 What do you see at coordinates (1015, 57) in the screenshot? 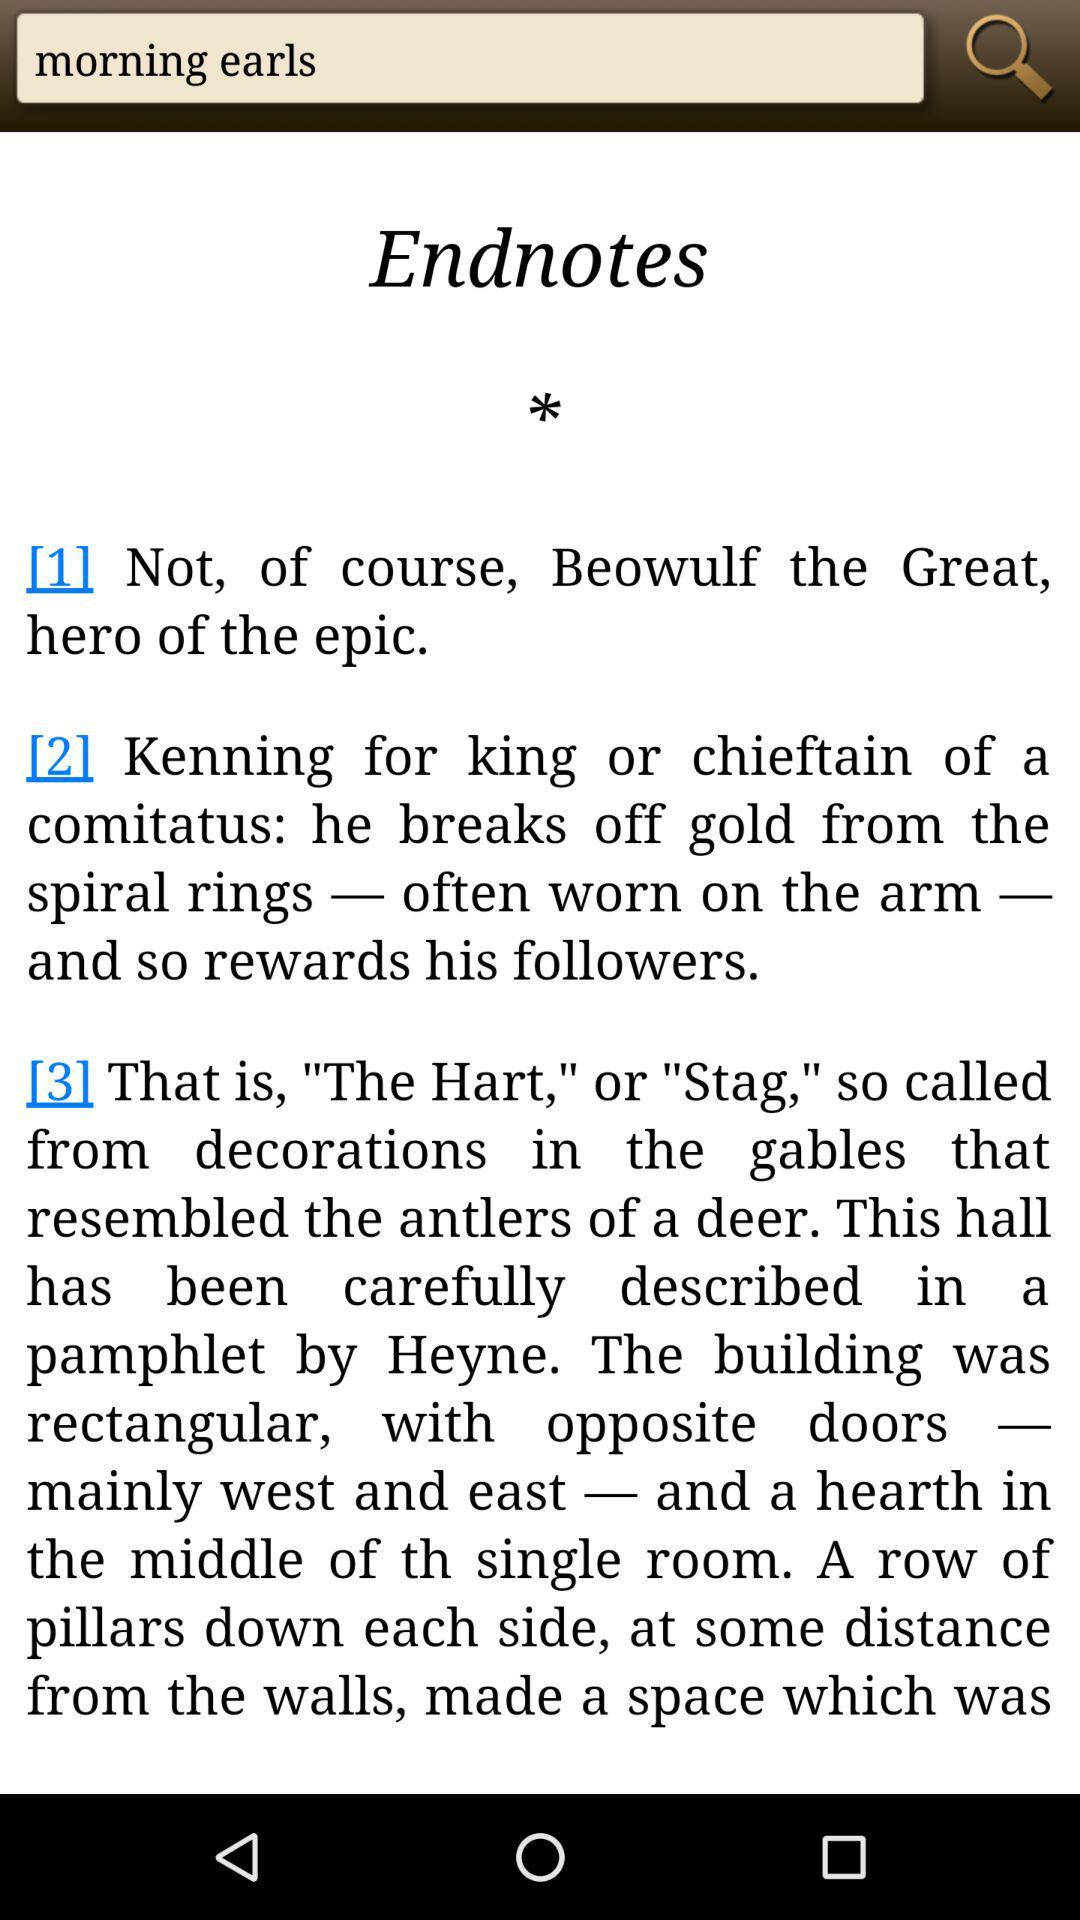
I see `search` at bounding box center [1015, 57].